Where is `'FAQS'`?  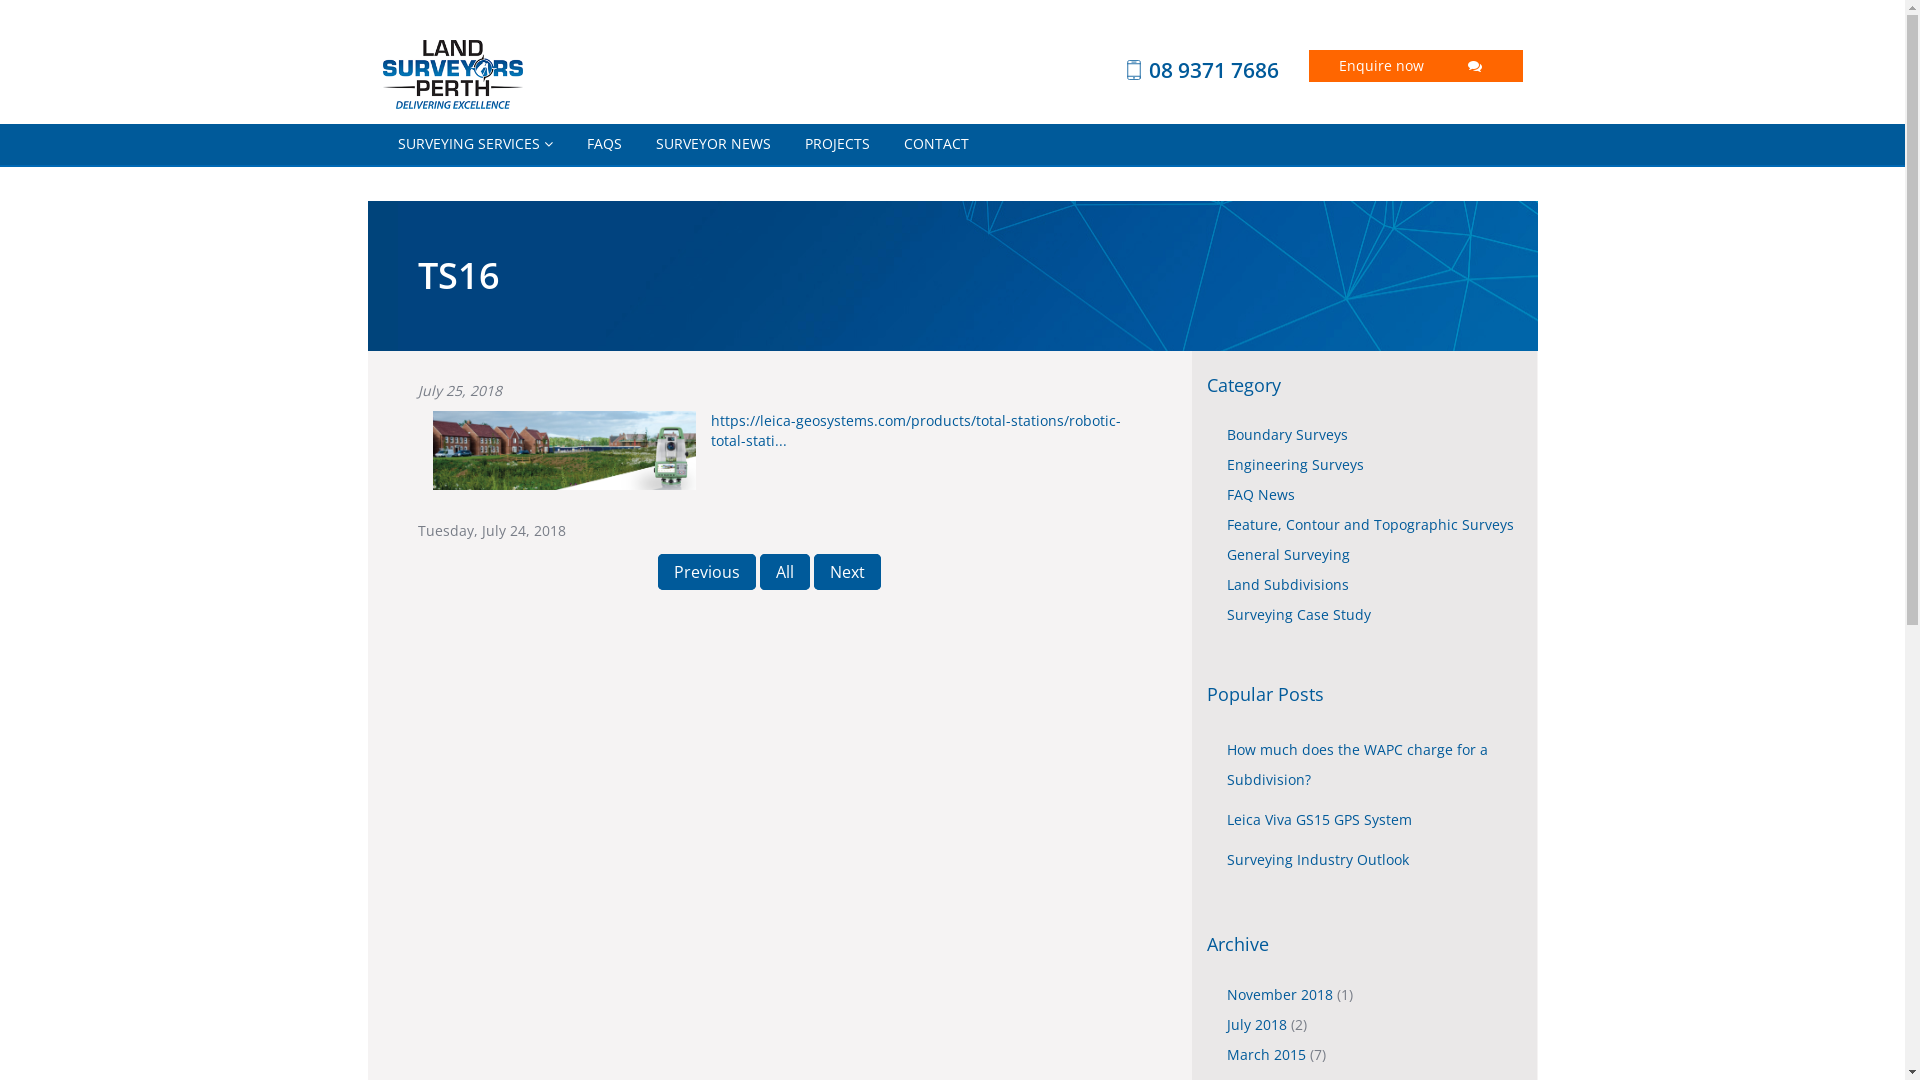 'FAQS' is located at coordinates (570, 142).